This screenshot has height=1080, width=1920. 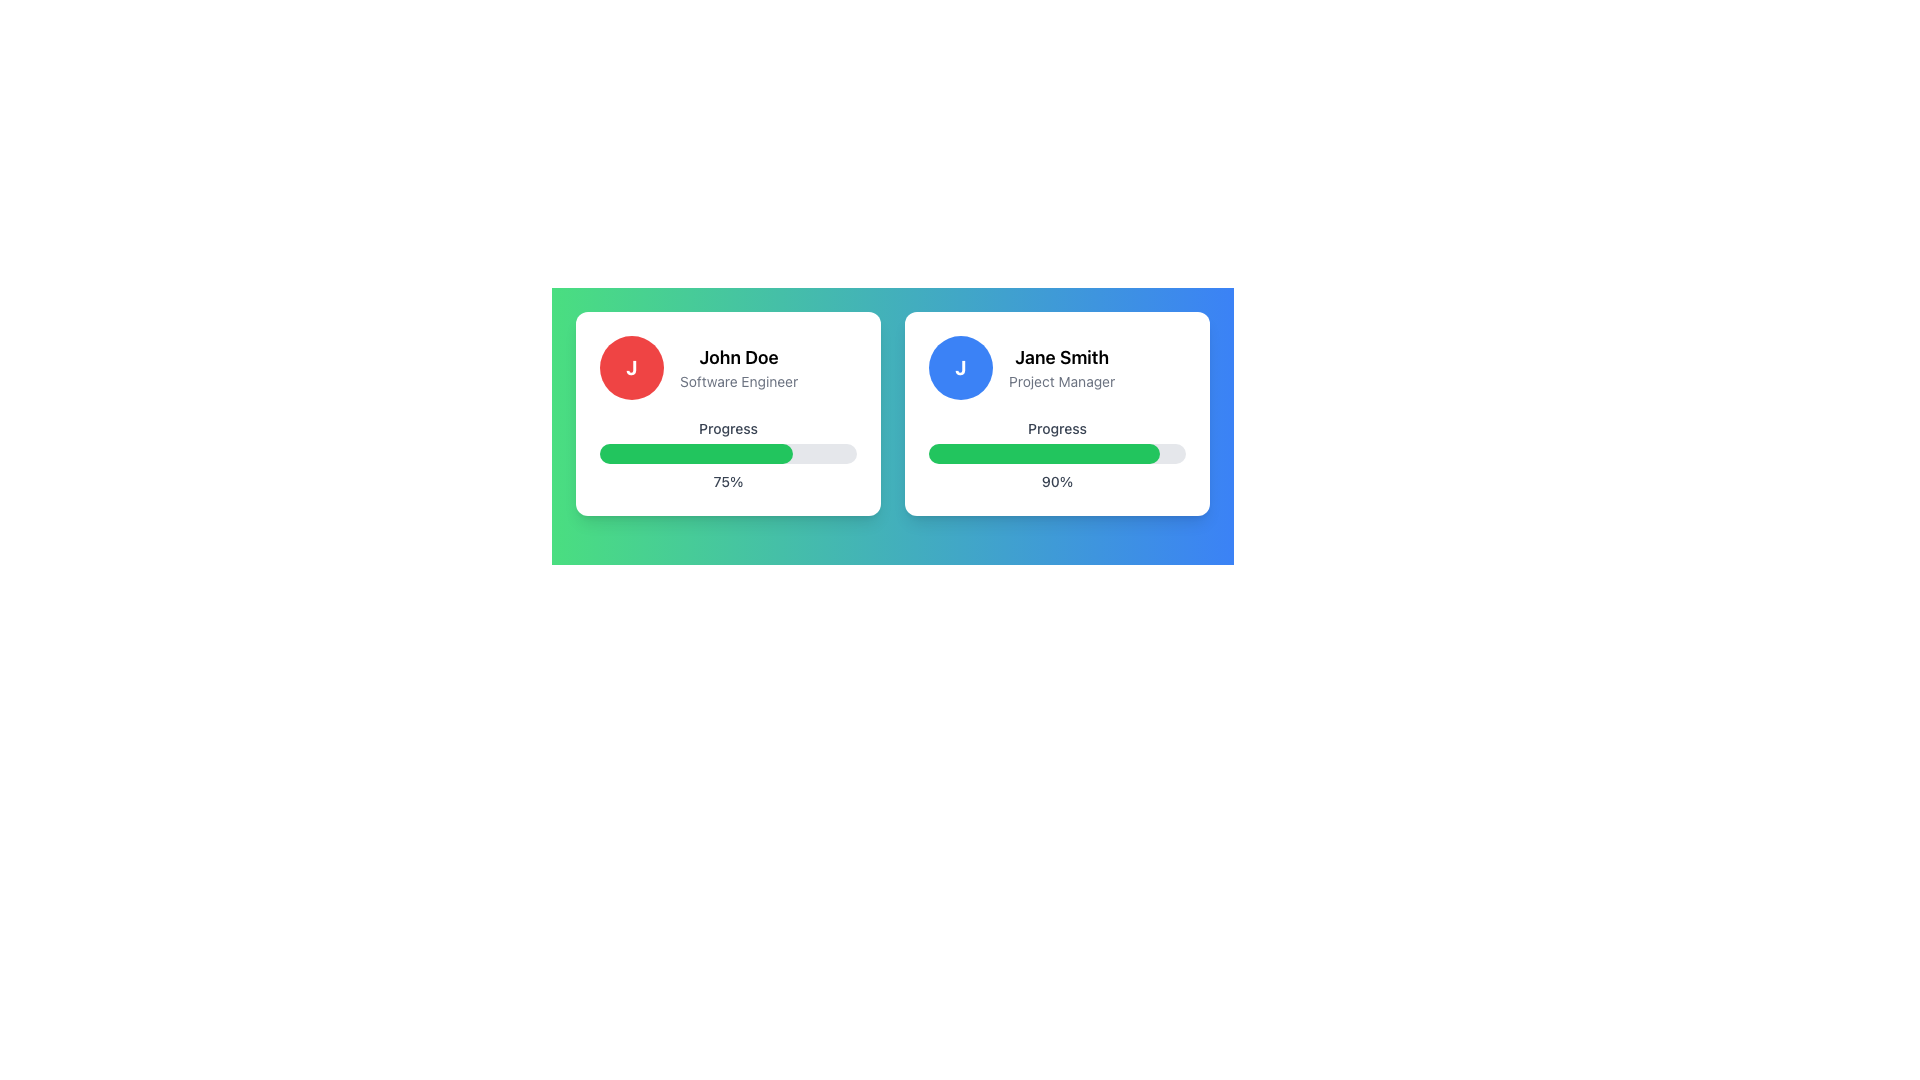 What do you see at coordinates (1056, 367) in the screenshot?
I see `the Profile Summary Section located` at bounding box center [1056, 367].